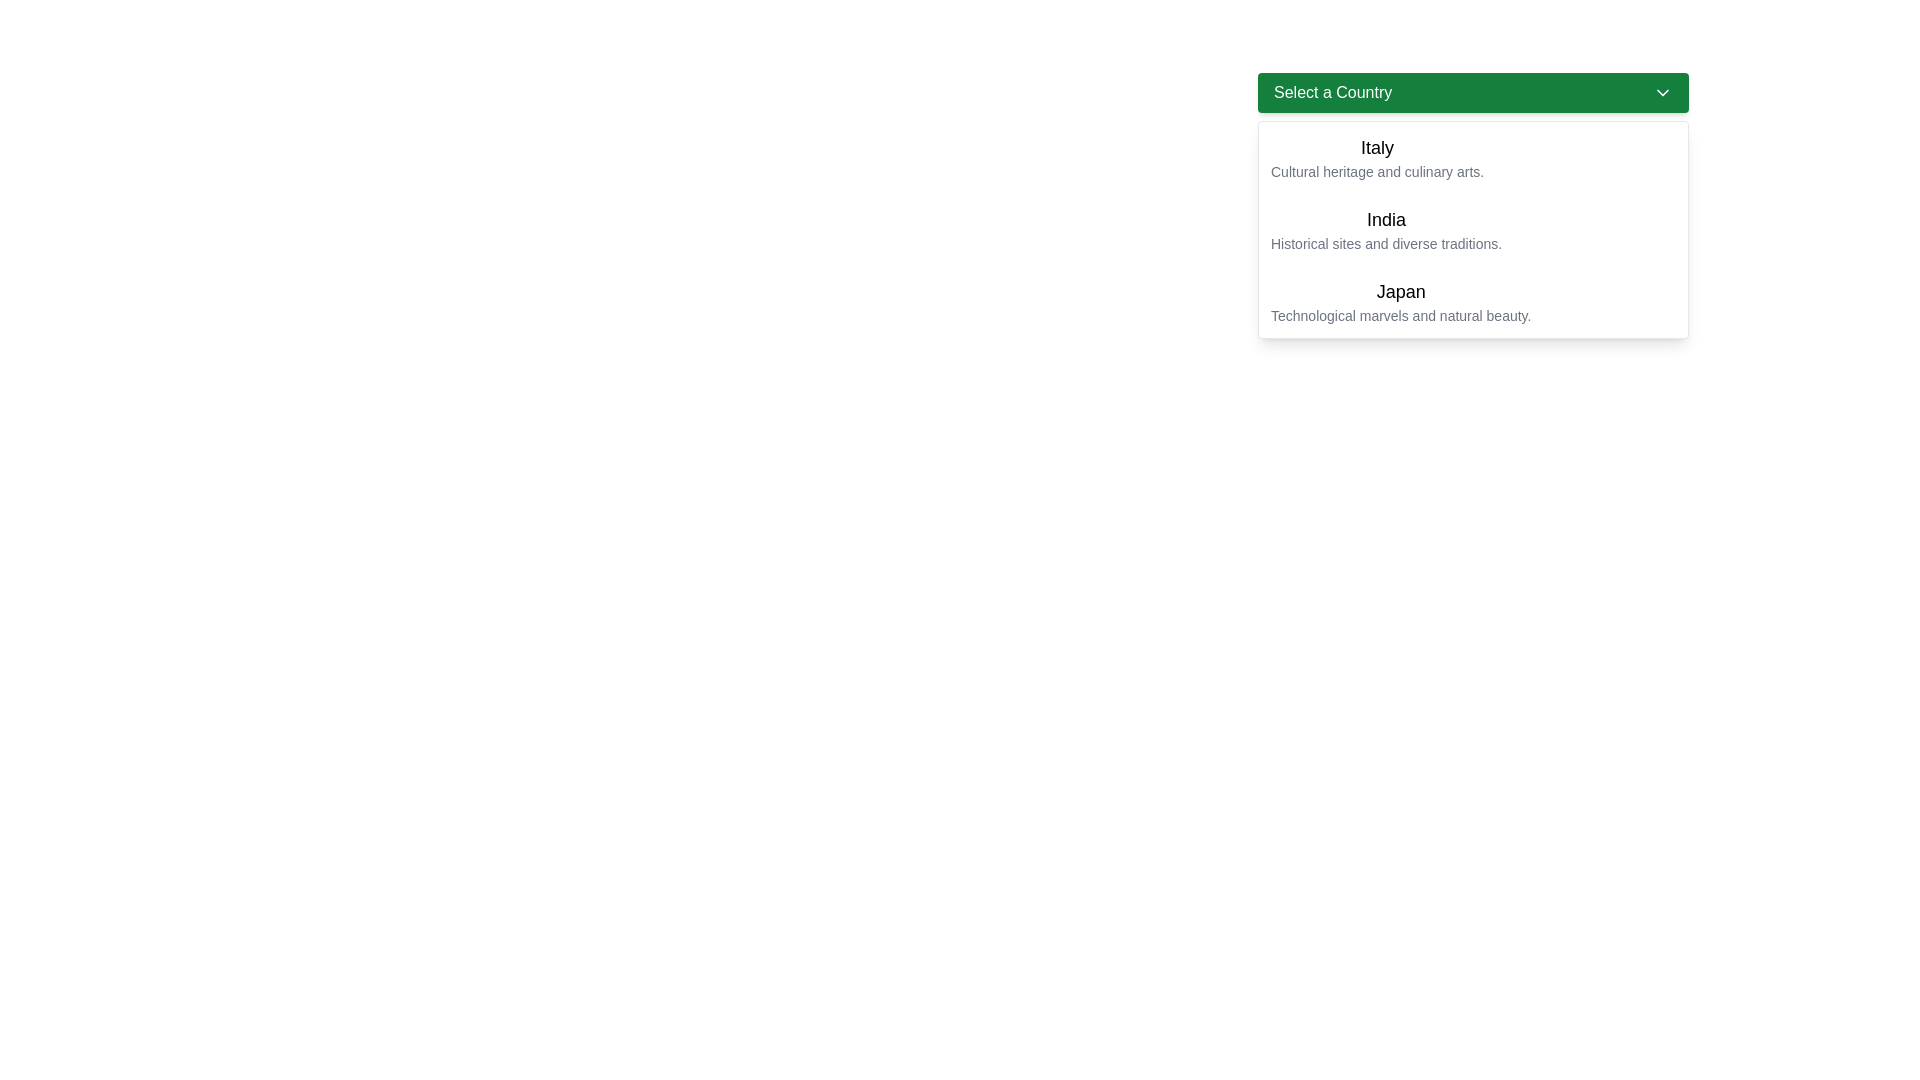  Describe the element at coordinates (1662, 92) in the screenshot. I see `the downward-pointing chevron icon next to the 'Select a Country' label` at that location.